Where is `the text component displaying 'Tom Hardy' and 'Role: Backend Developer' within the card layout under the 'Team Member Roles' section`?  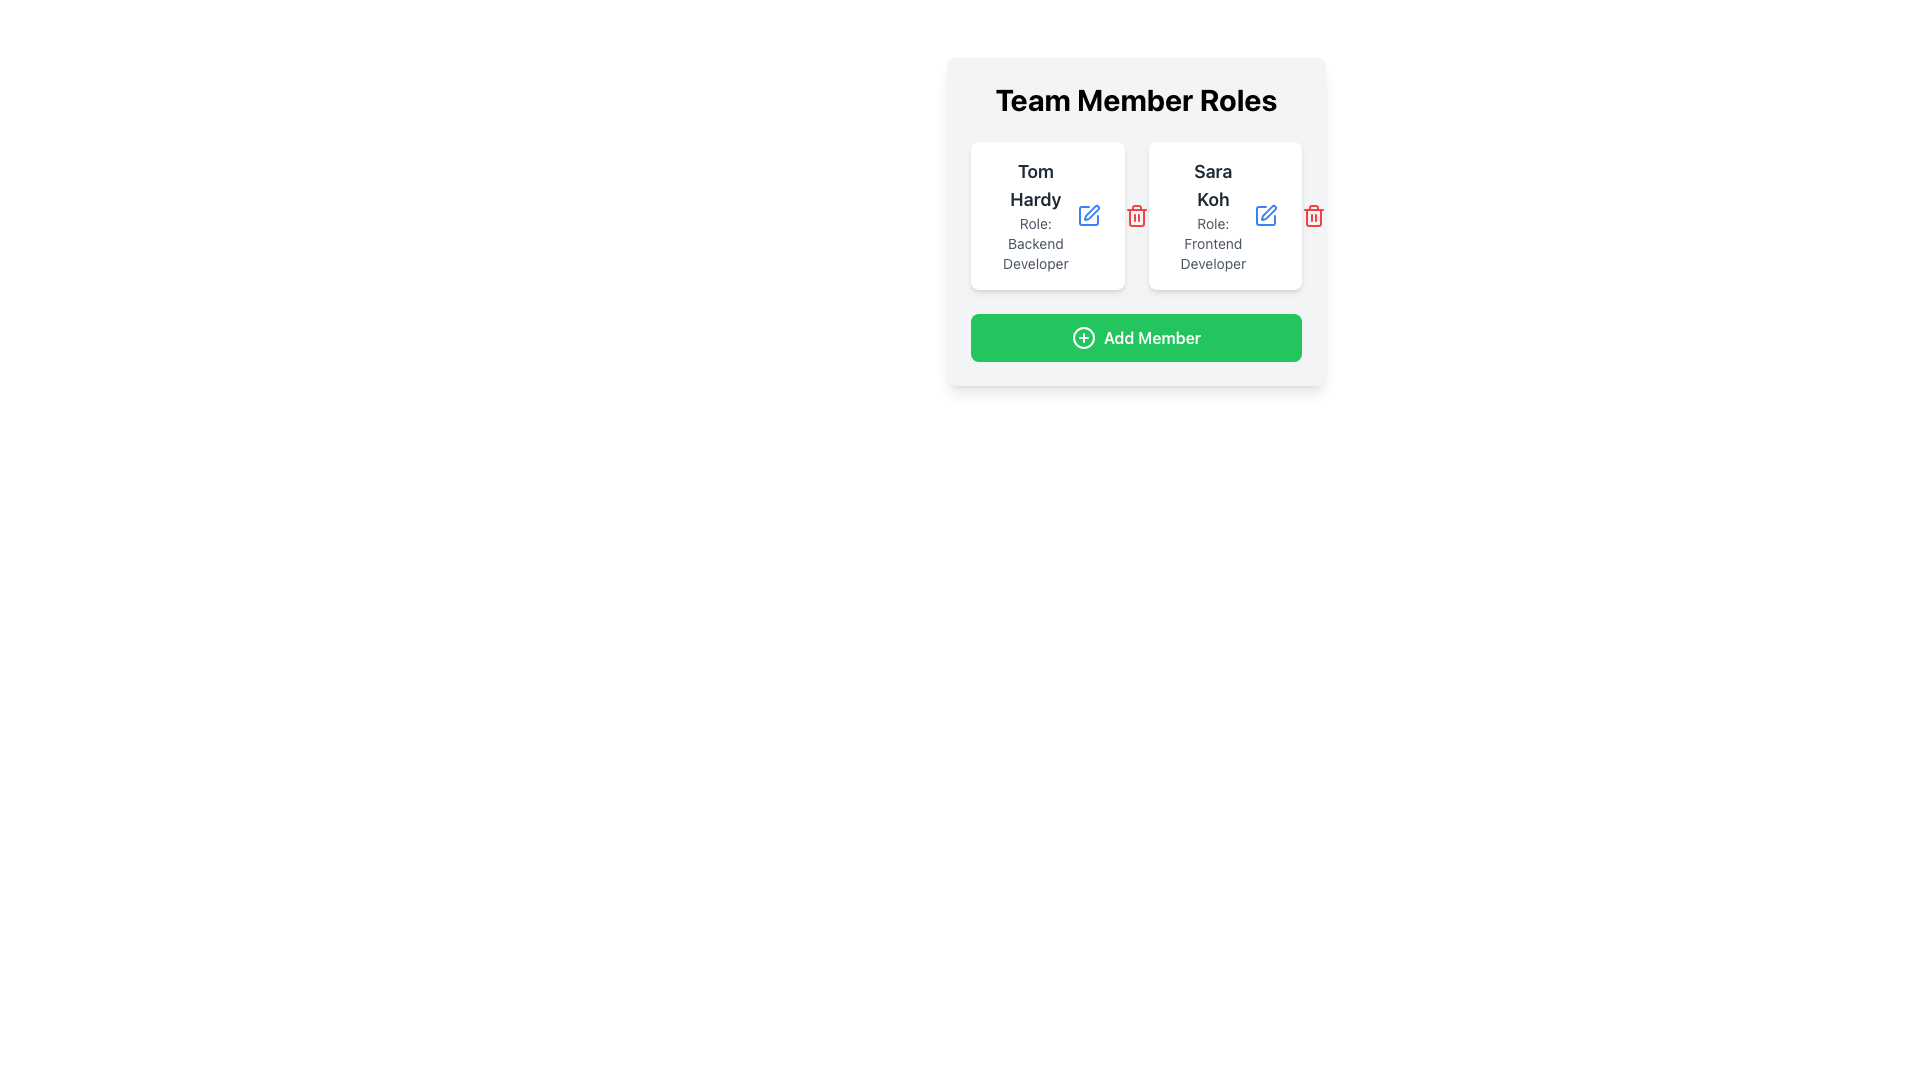 the text component displaying 'Tom Hardy' and 'Role: Backend Developer' within the card layout under the 'Team Member Roles' section is located at coordinates (1035, 216).